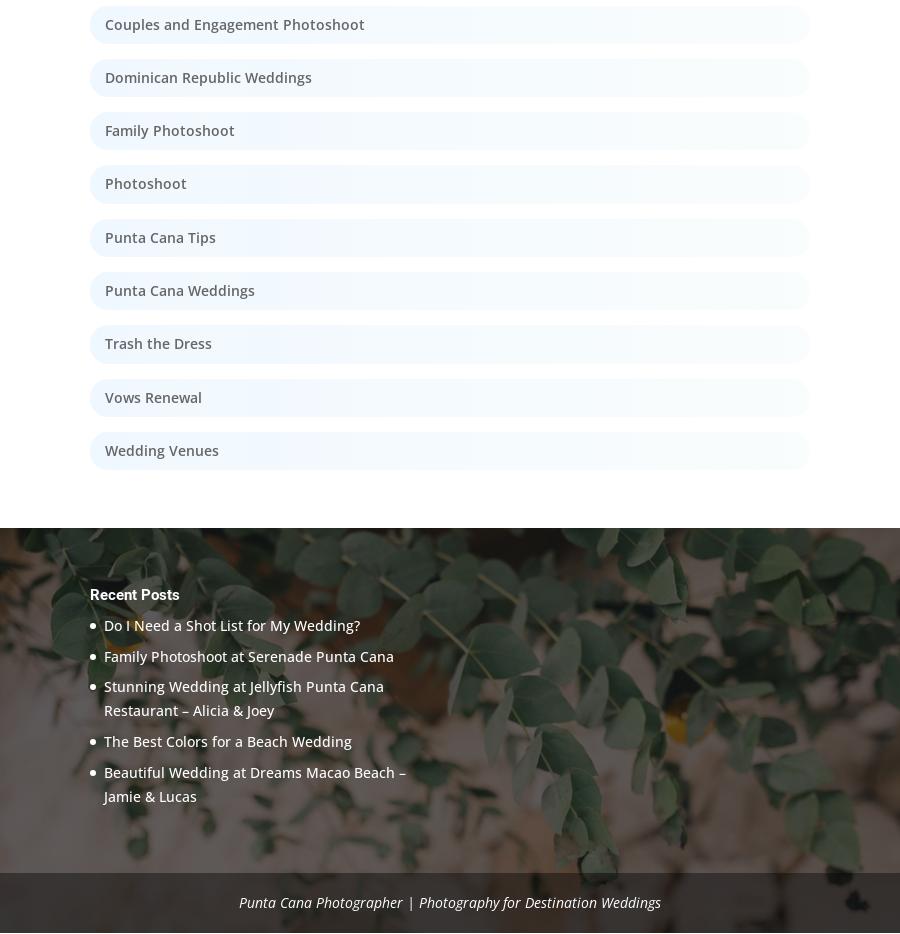  Describe the element at coordinates (242, 697) in the screenshot. I see `'Stunning Wedding at Jellyfish Punta Cana Restaurant – Alicia & Joey'` at that location.